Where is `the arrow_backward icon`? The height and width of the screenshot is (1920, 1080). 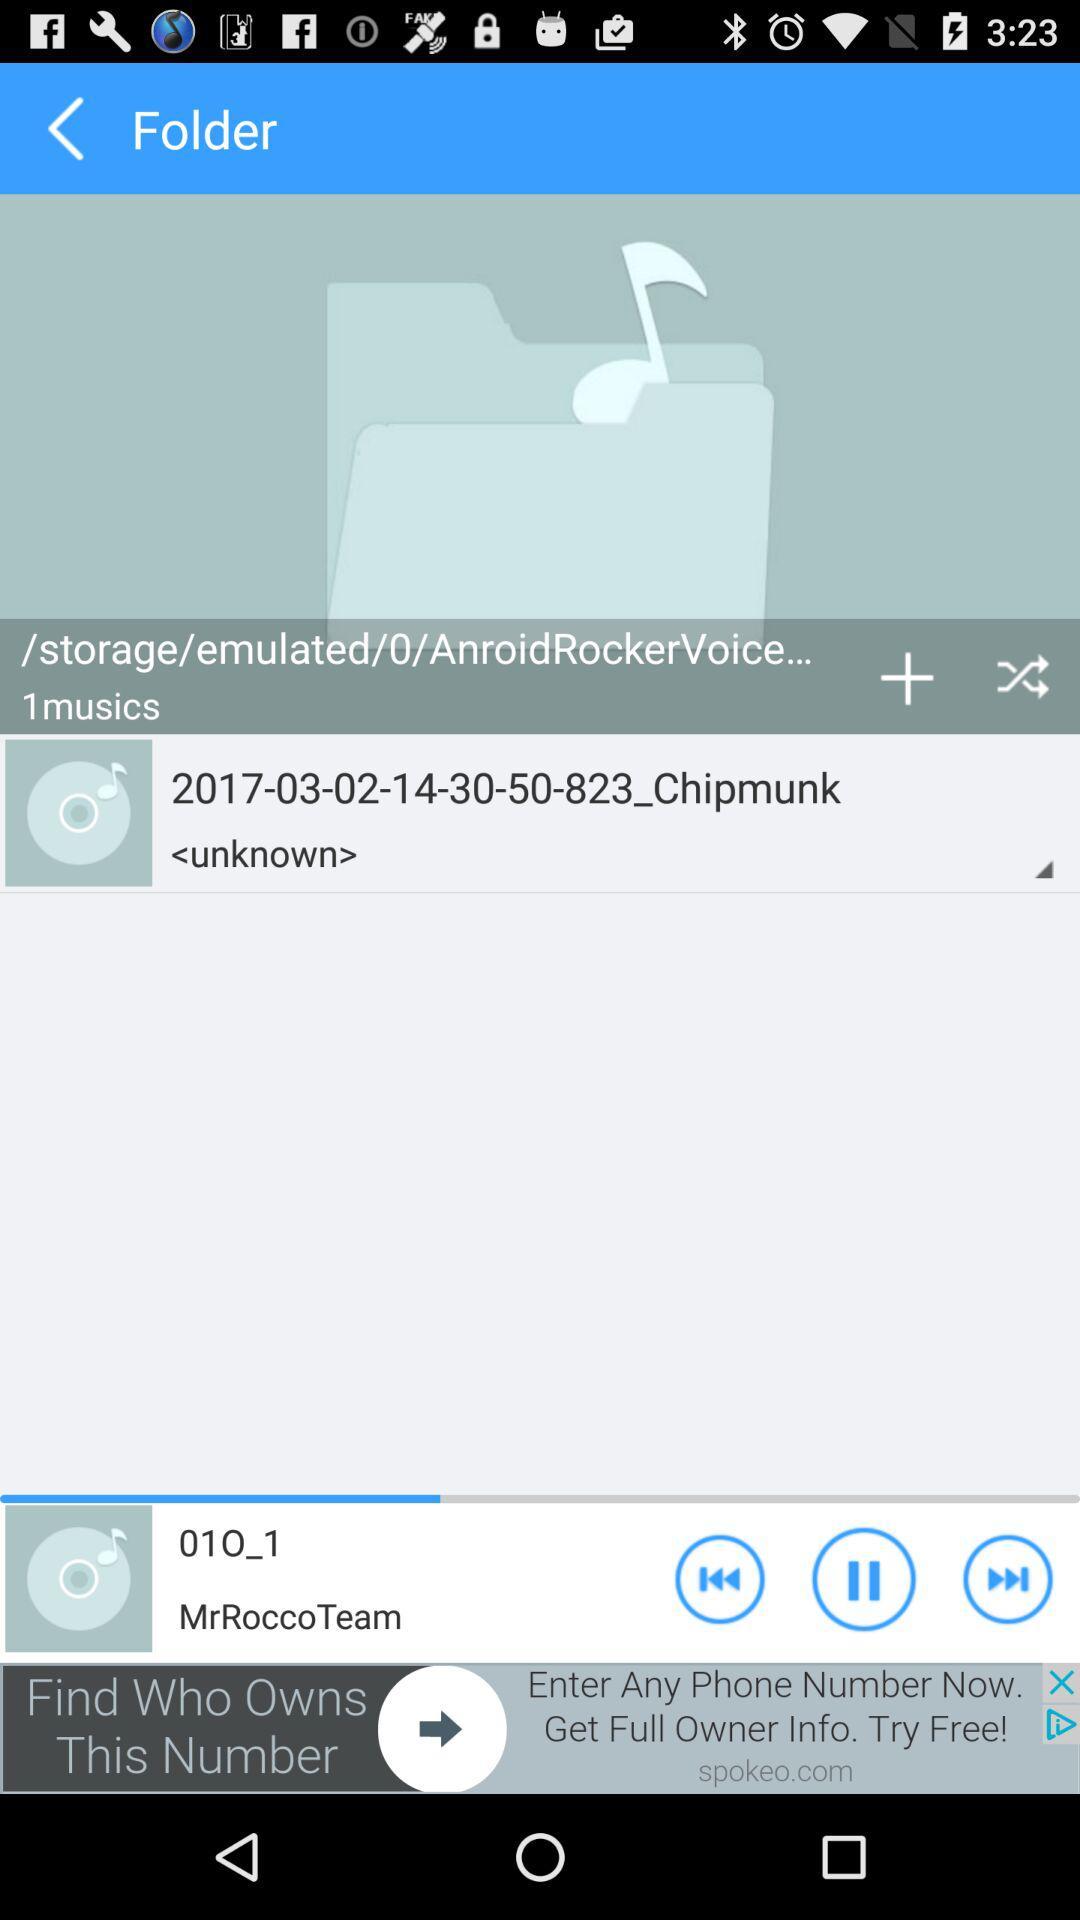 the arrow_backward icon is located at coordinates (64, 136).